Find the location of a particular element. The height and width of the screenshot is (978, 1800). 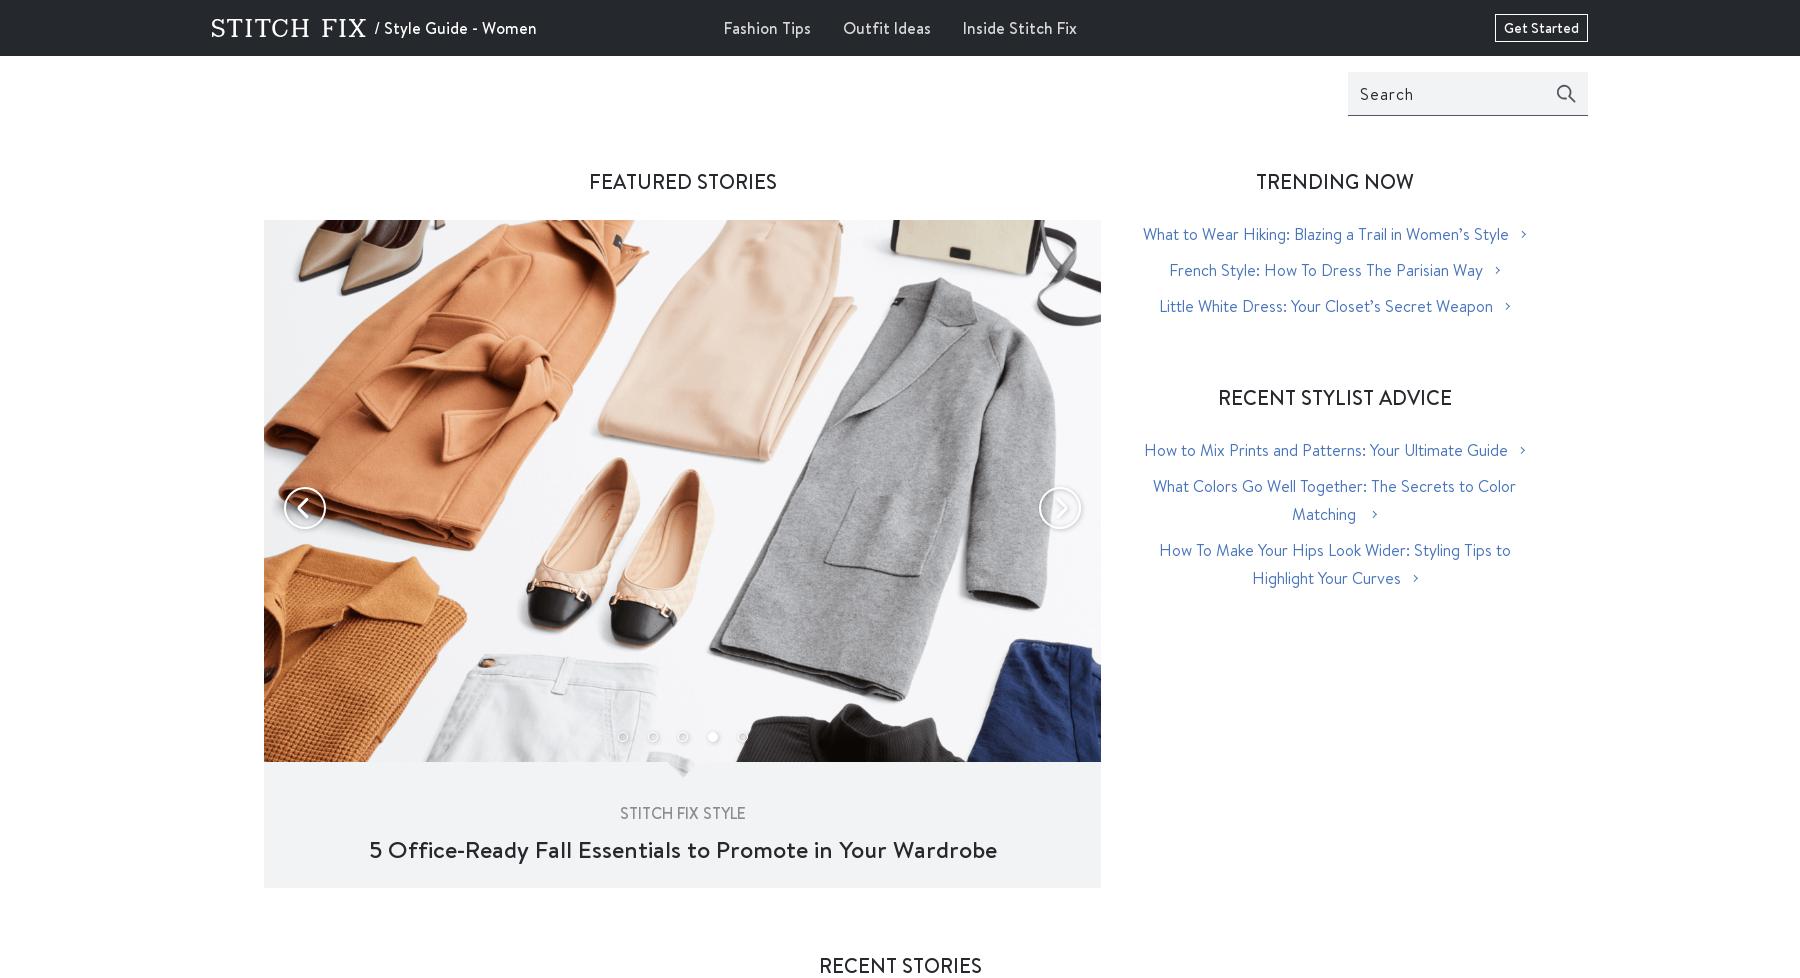

'Palette Pleasers: 4 Color Trends to Try in Fall 2023' is located at coordinates (681, 847).